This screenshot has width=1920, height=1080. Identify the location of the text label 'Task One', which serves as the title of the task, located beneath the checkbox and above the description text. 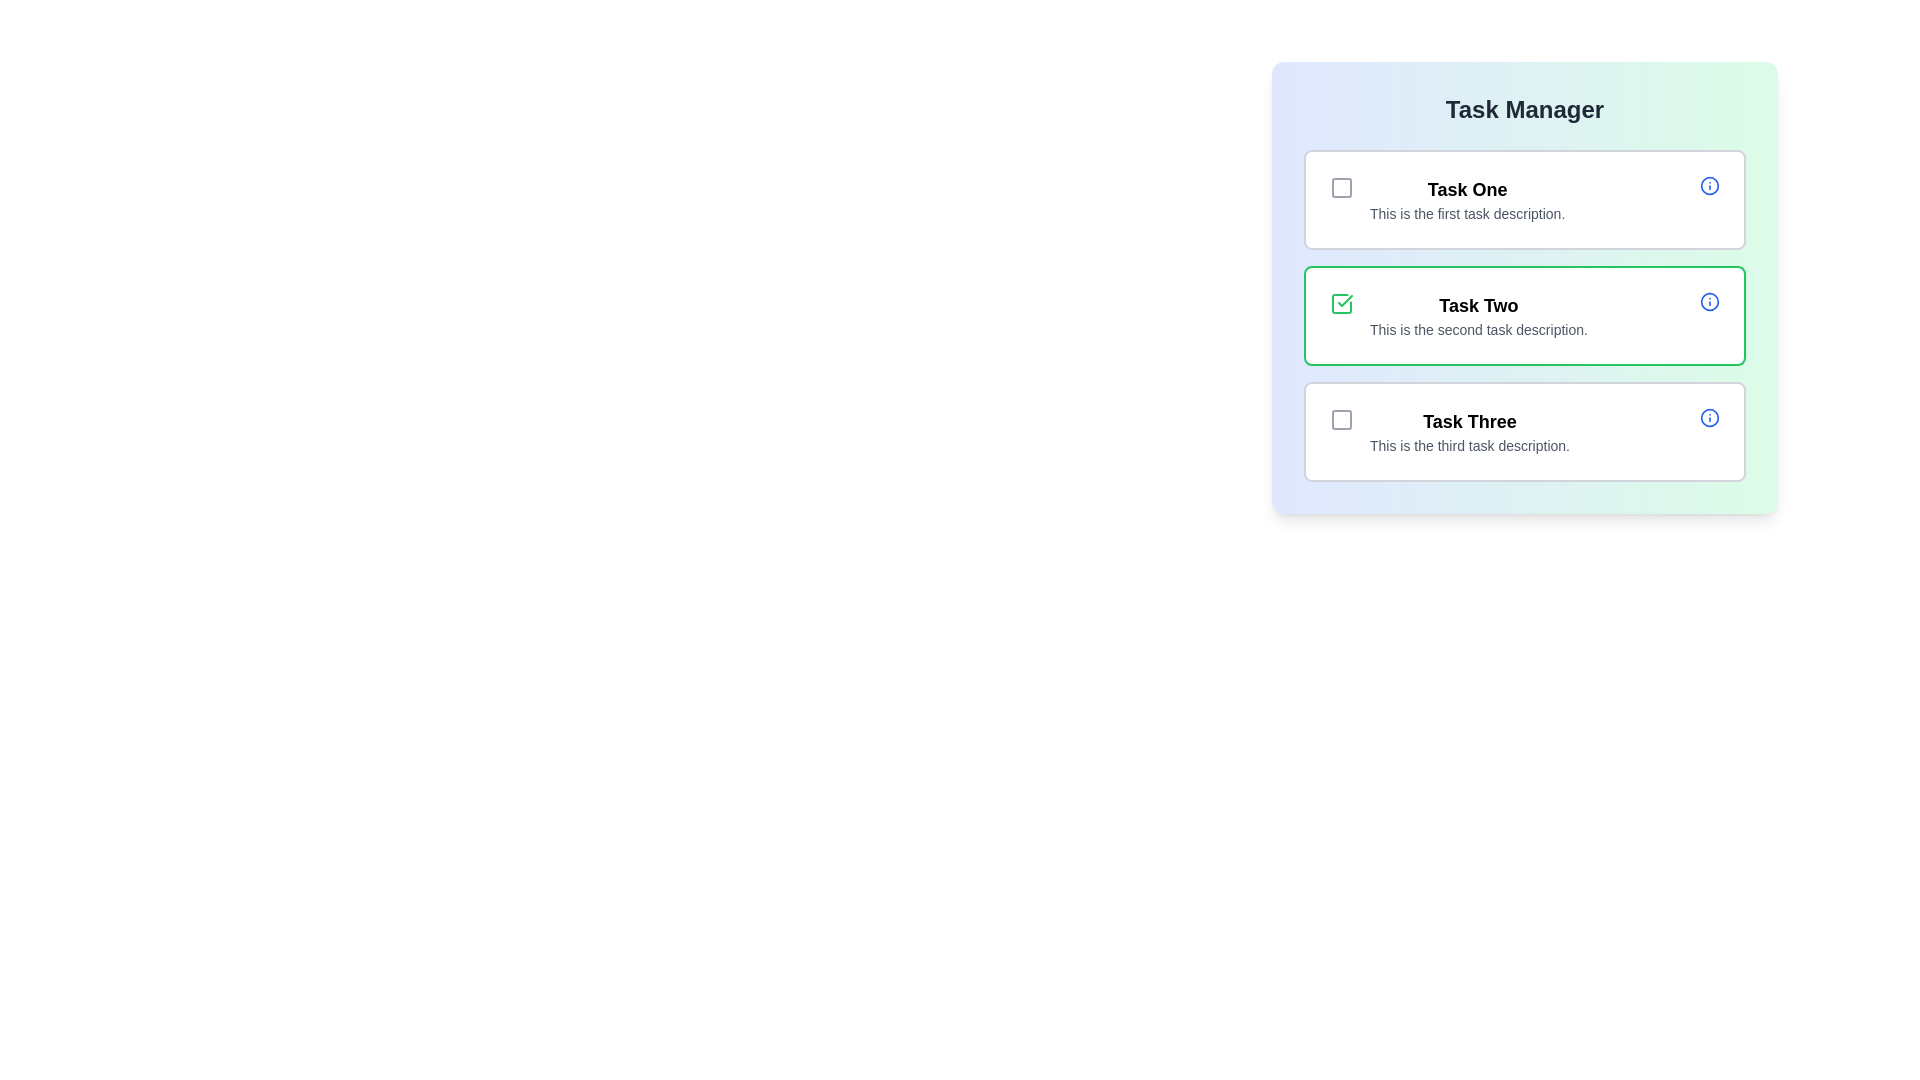
(1467, 189).